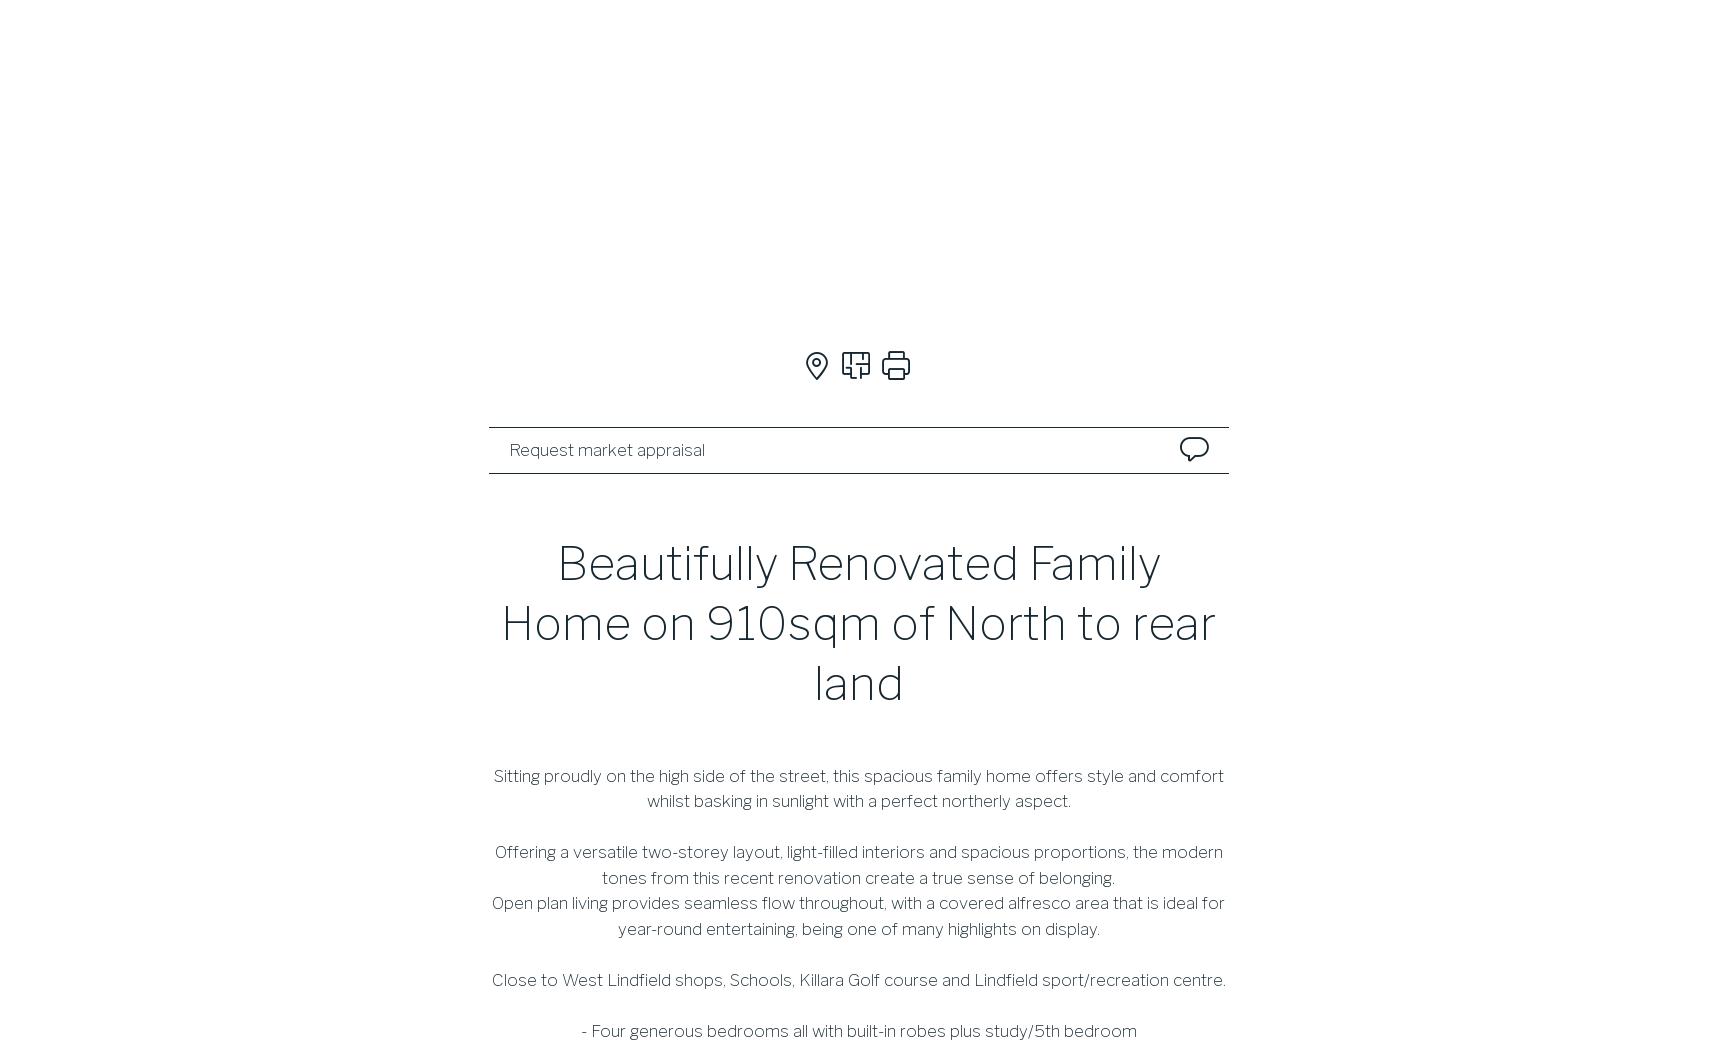 The width and height of the screenshot is (1717, 1046). I want to click on 'Connect your utilities', so click(853, 712).